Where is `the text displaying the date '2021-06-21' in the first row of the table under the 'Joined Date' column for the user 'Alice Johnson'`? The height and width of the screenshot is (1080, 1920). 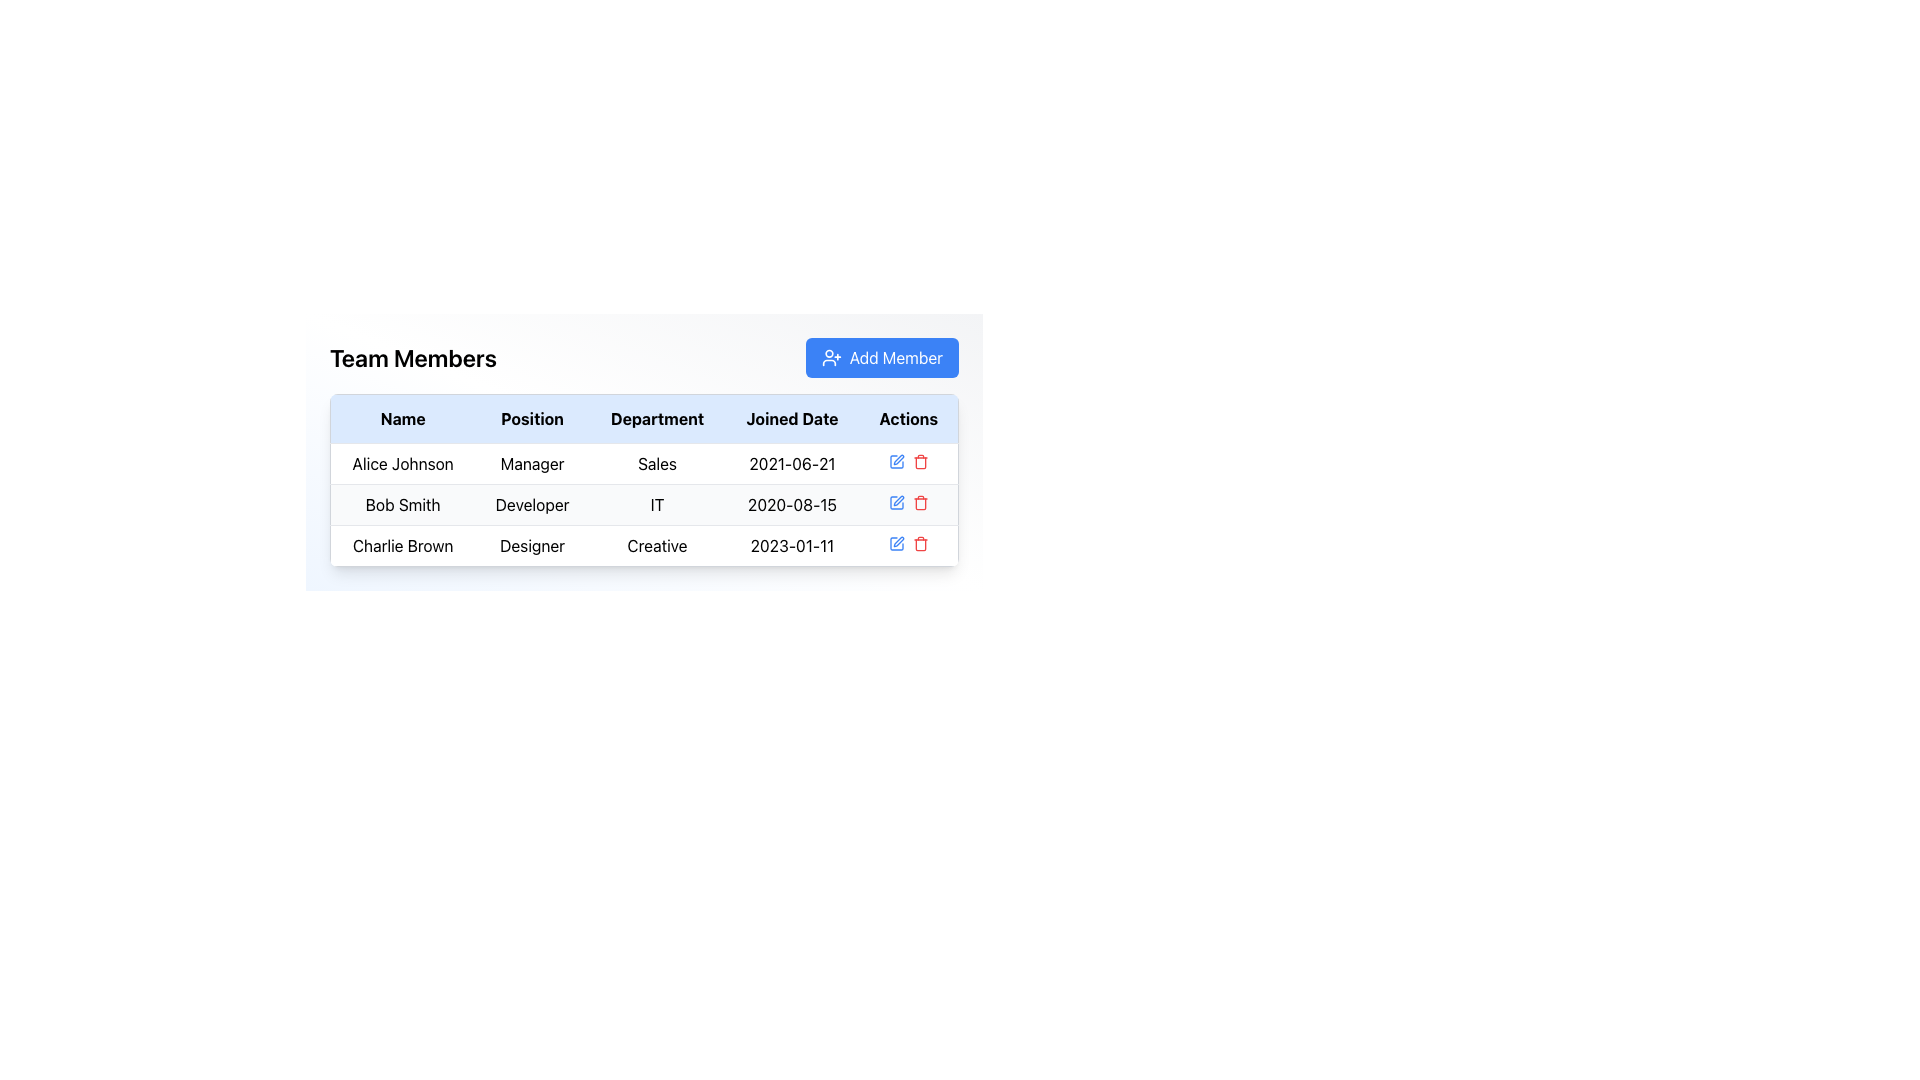 the text displaying the date '2021-06-21' in the first row of the table under the 'Joined Date' column for the user 'Alice Johnson' is located at coordinates (791, 463).